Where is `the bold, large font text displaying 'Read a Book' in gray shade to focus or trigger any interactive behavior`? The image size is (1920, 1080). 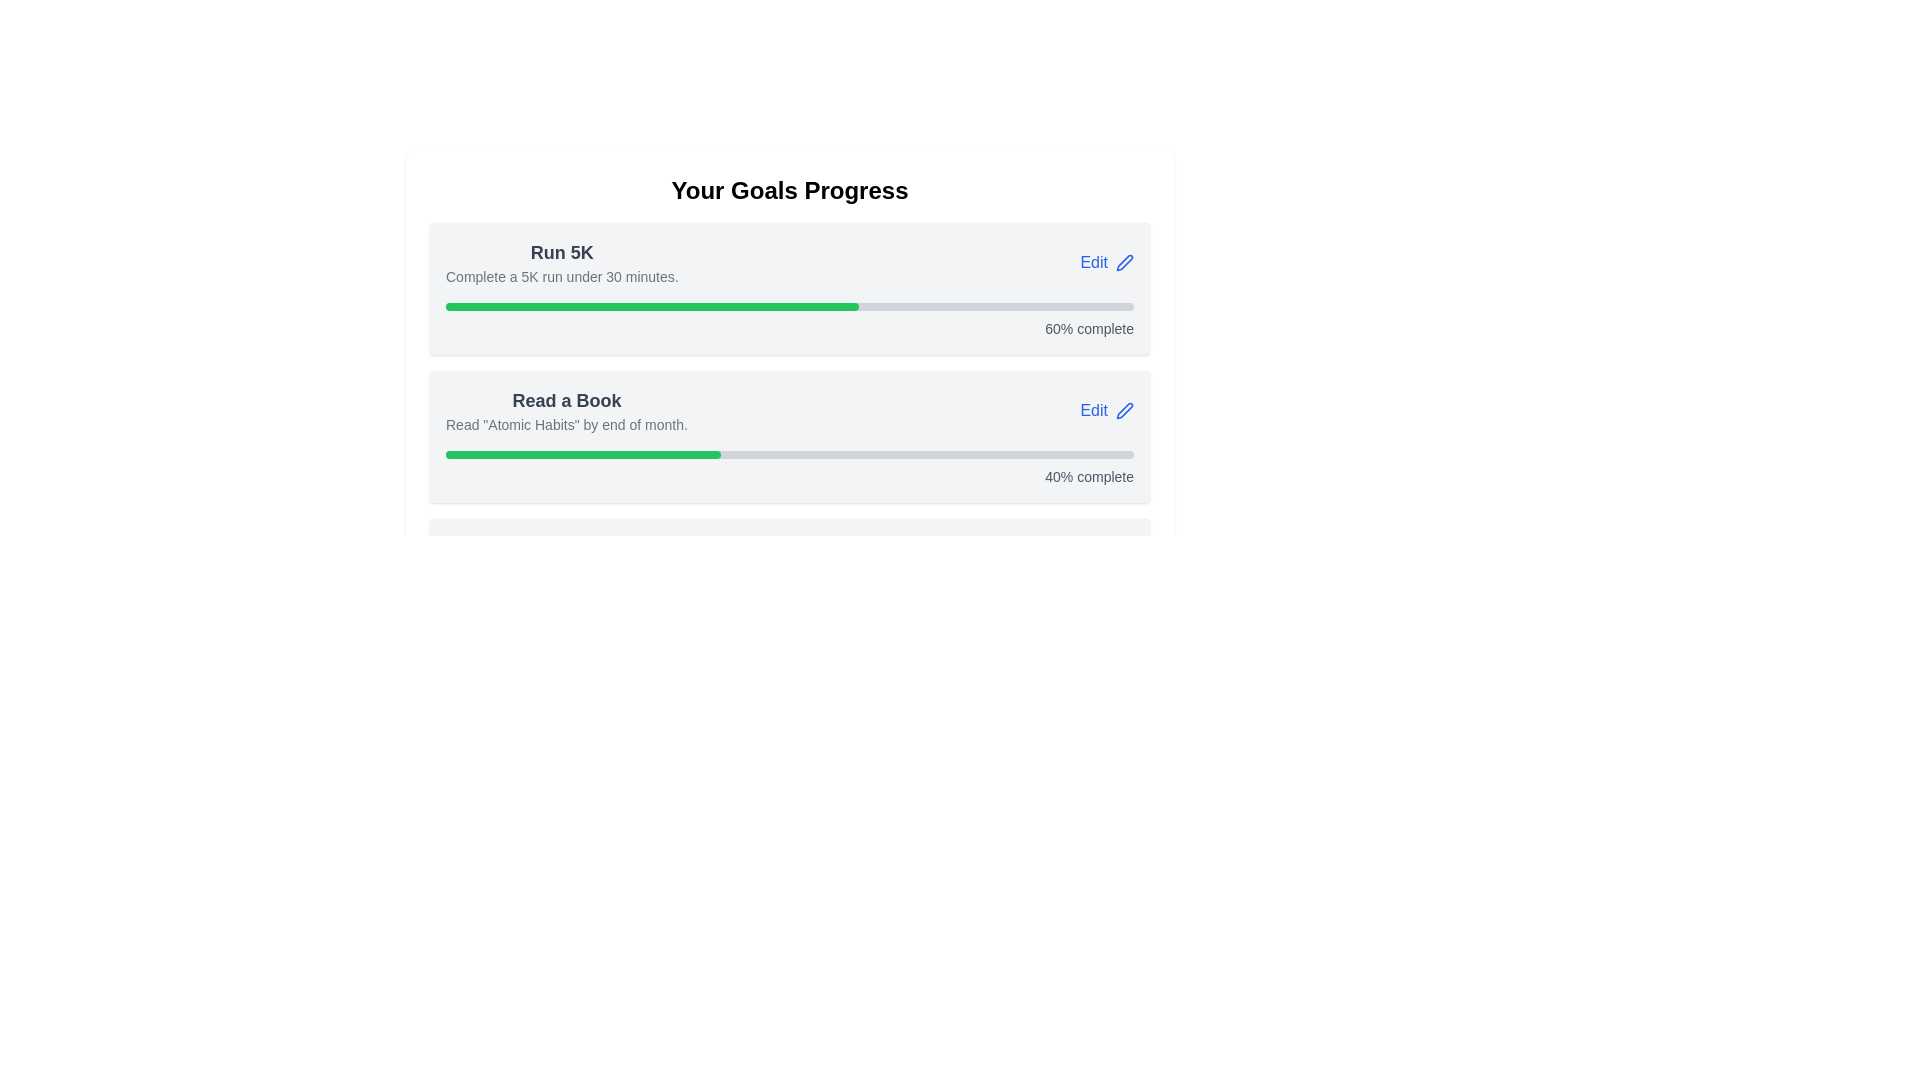 the bold, large font text displaying 'Read a Book' in gray shade to focus or trigger any interactive behavior is located at coordinates (565, 401).